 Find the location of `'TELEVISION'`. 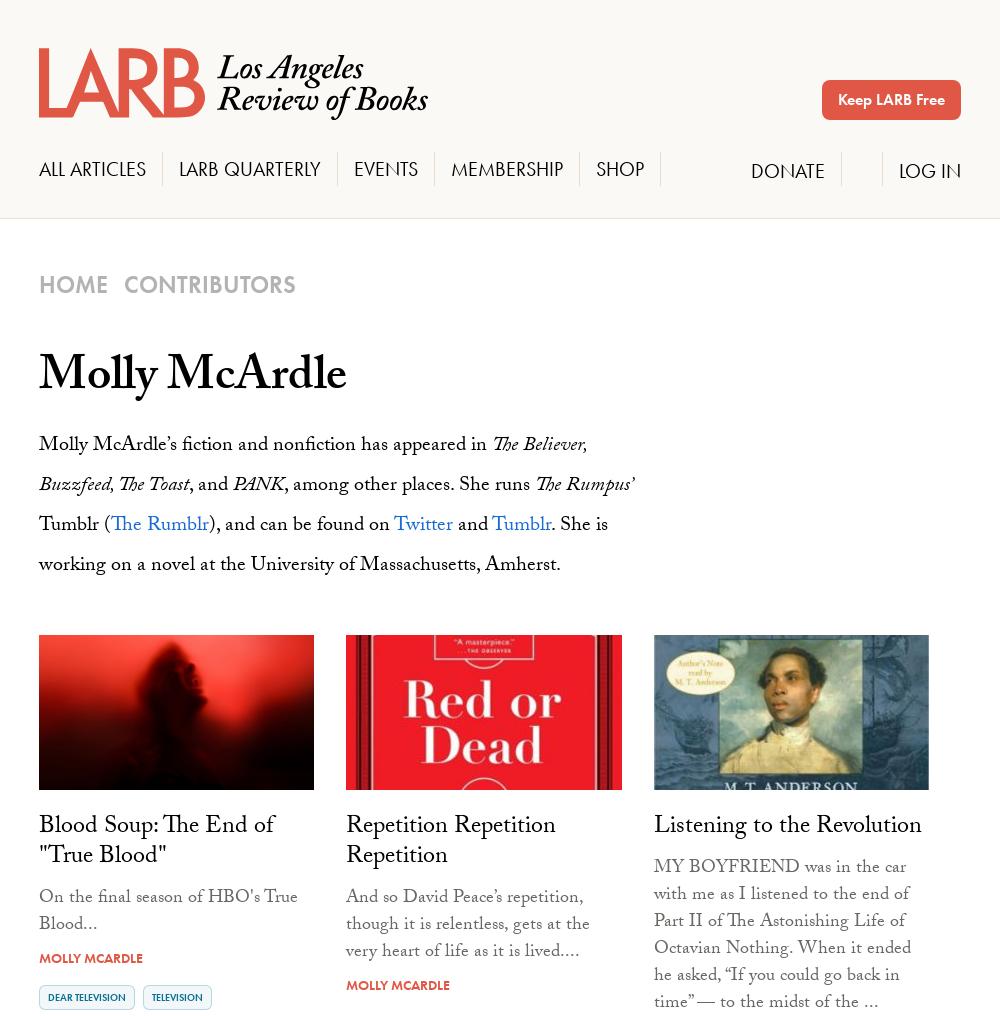

'TELEVISION' is located at coordinates (177, 996).